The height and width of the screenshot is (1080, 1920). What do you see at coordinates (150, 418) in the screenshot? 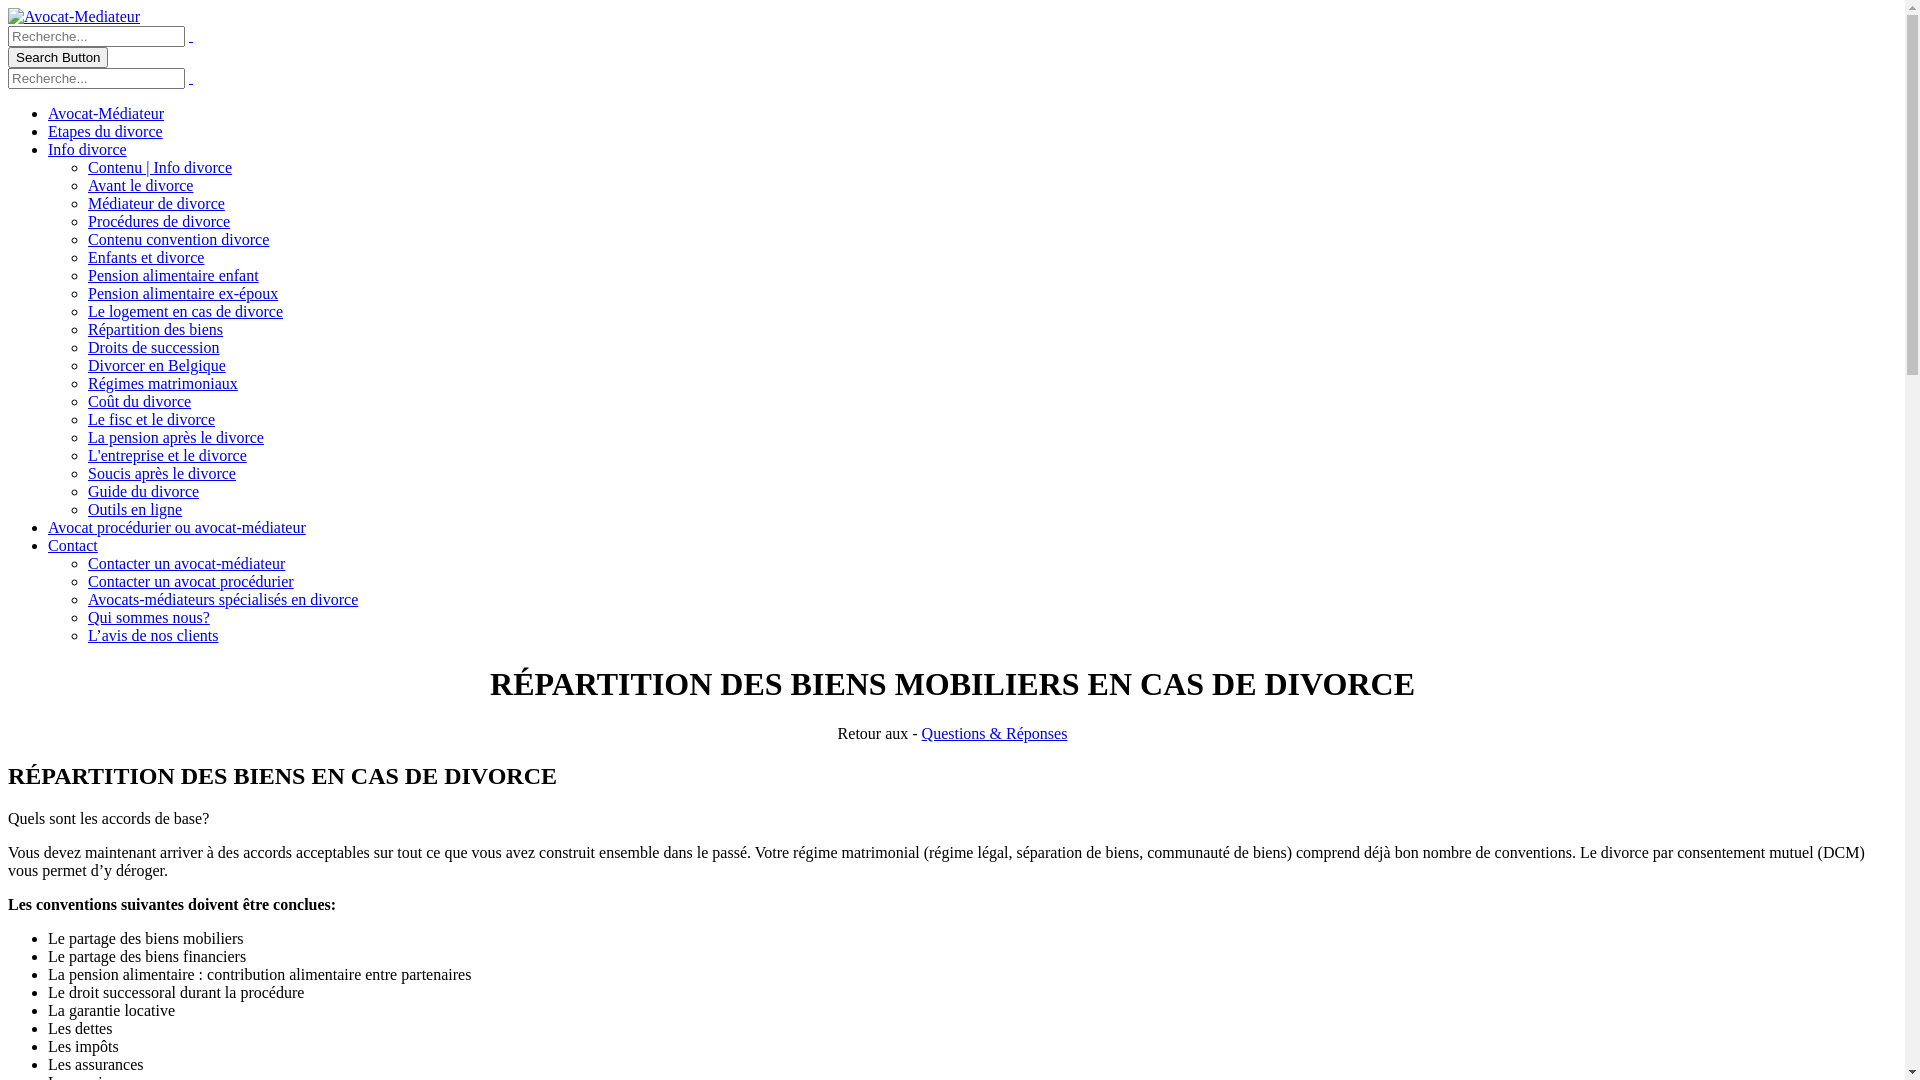
I see `'Le fisc et le divorce'` at bounding box center [150, 418].